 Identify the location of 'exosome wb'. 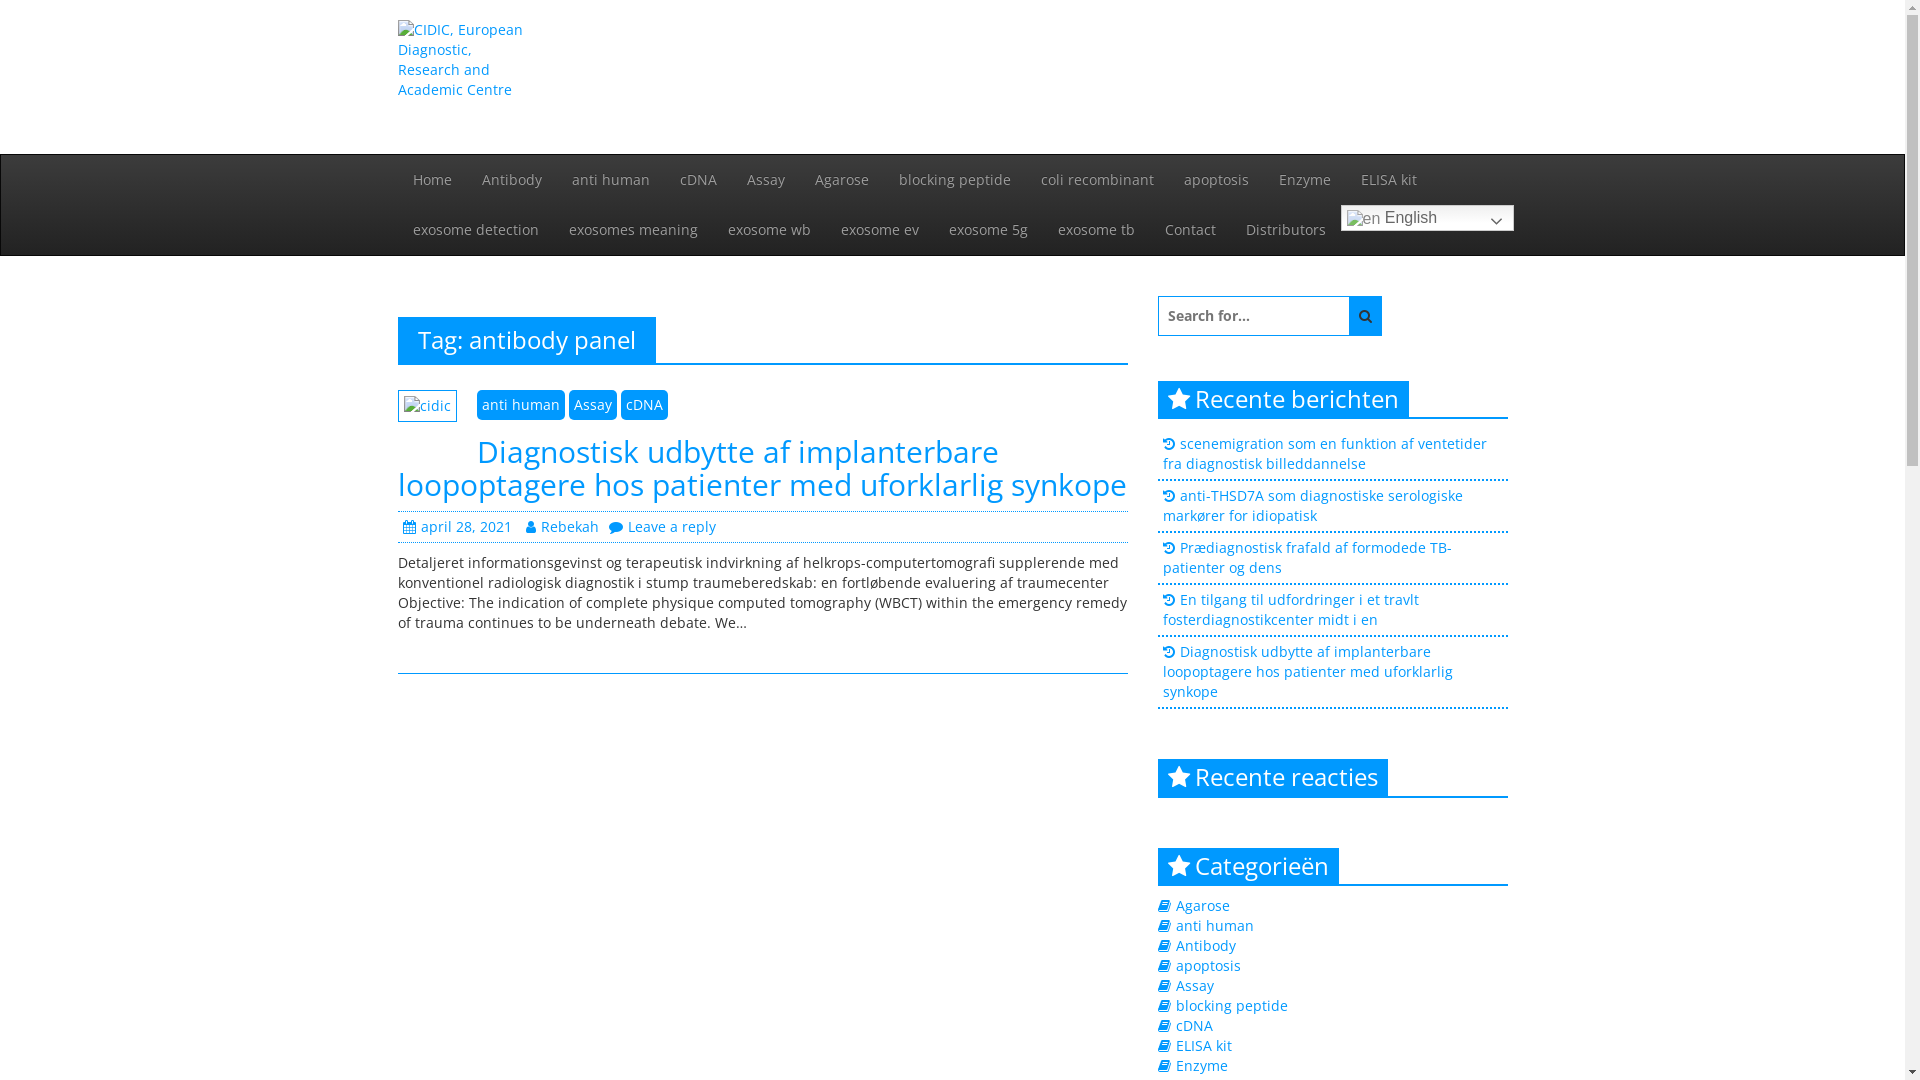
(711, 229).